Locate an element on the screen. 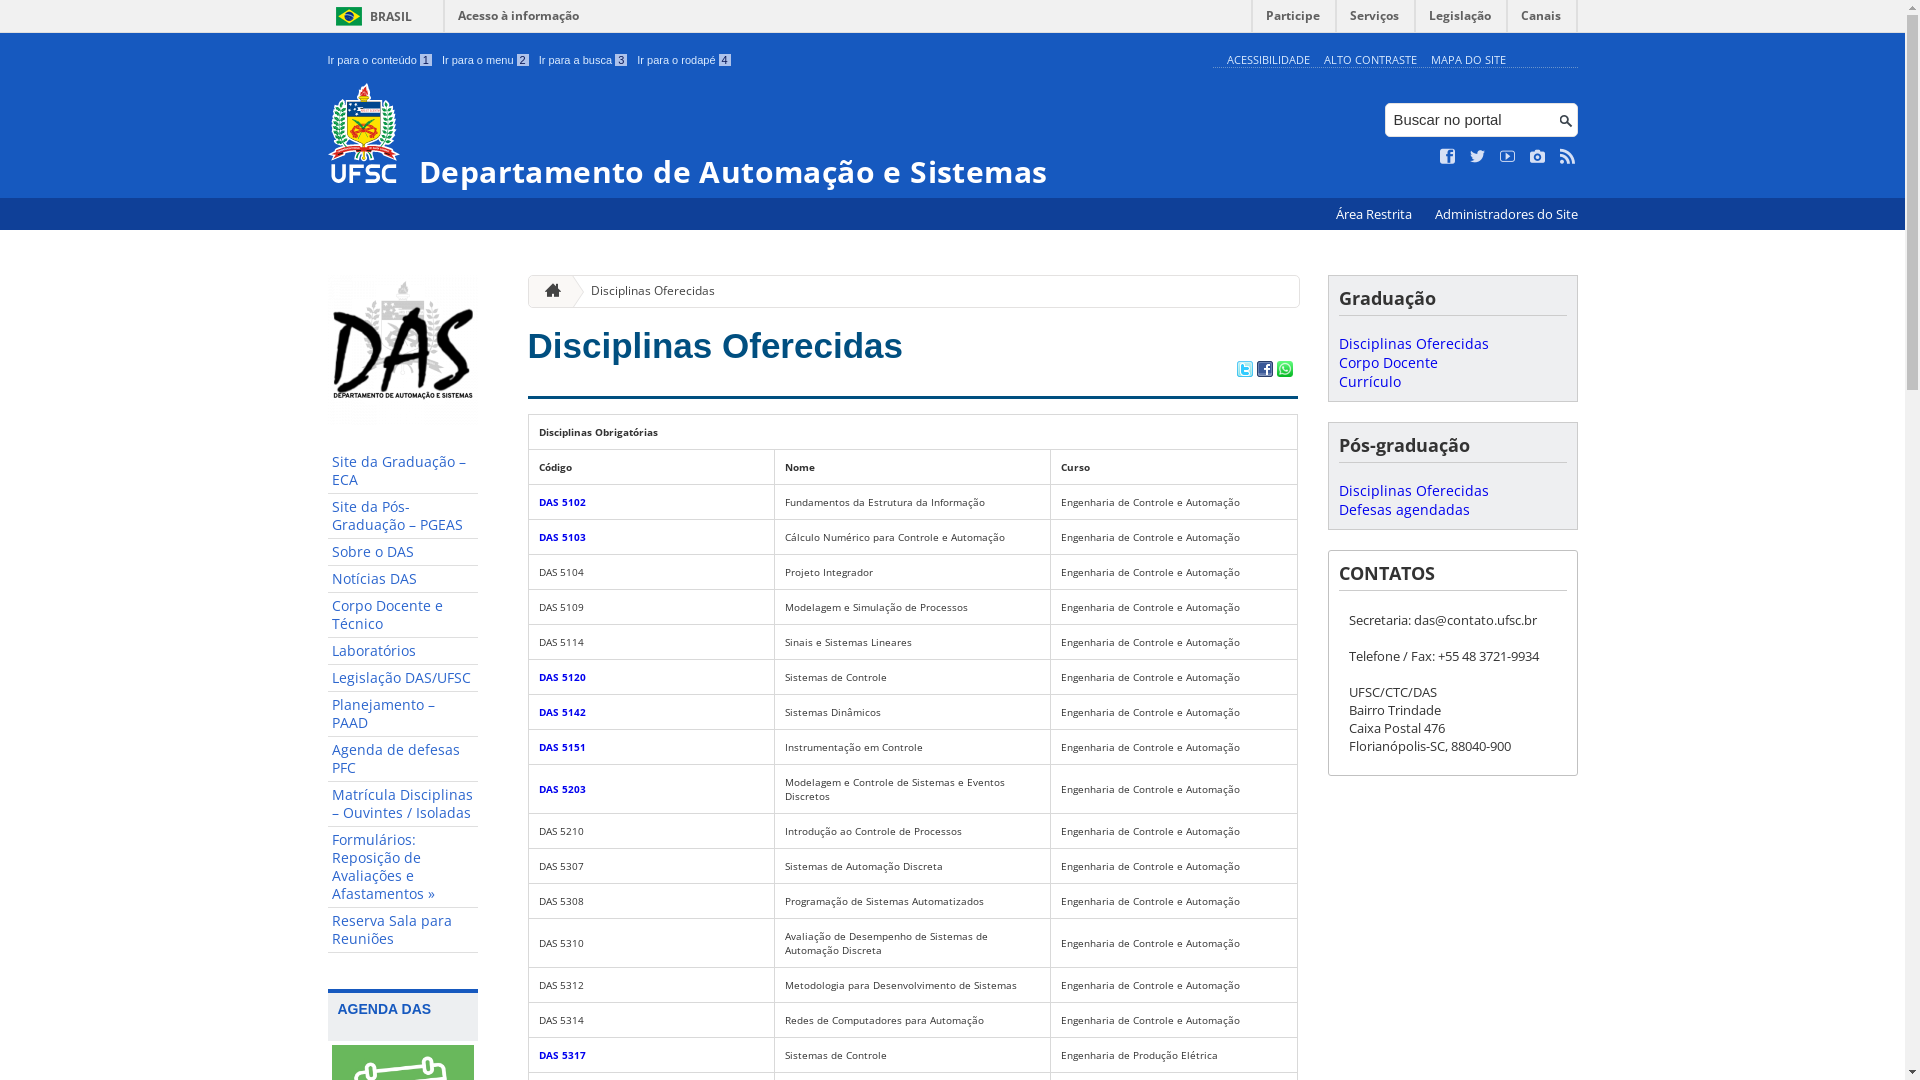  'DAS 5203' is located at coordinates (560, 788).